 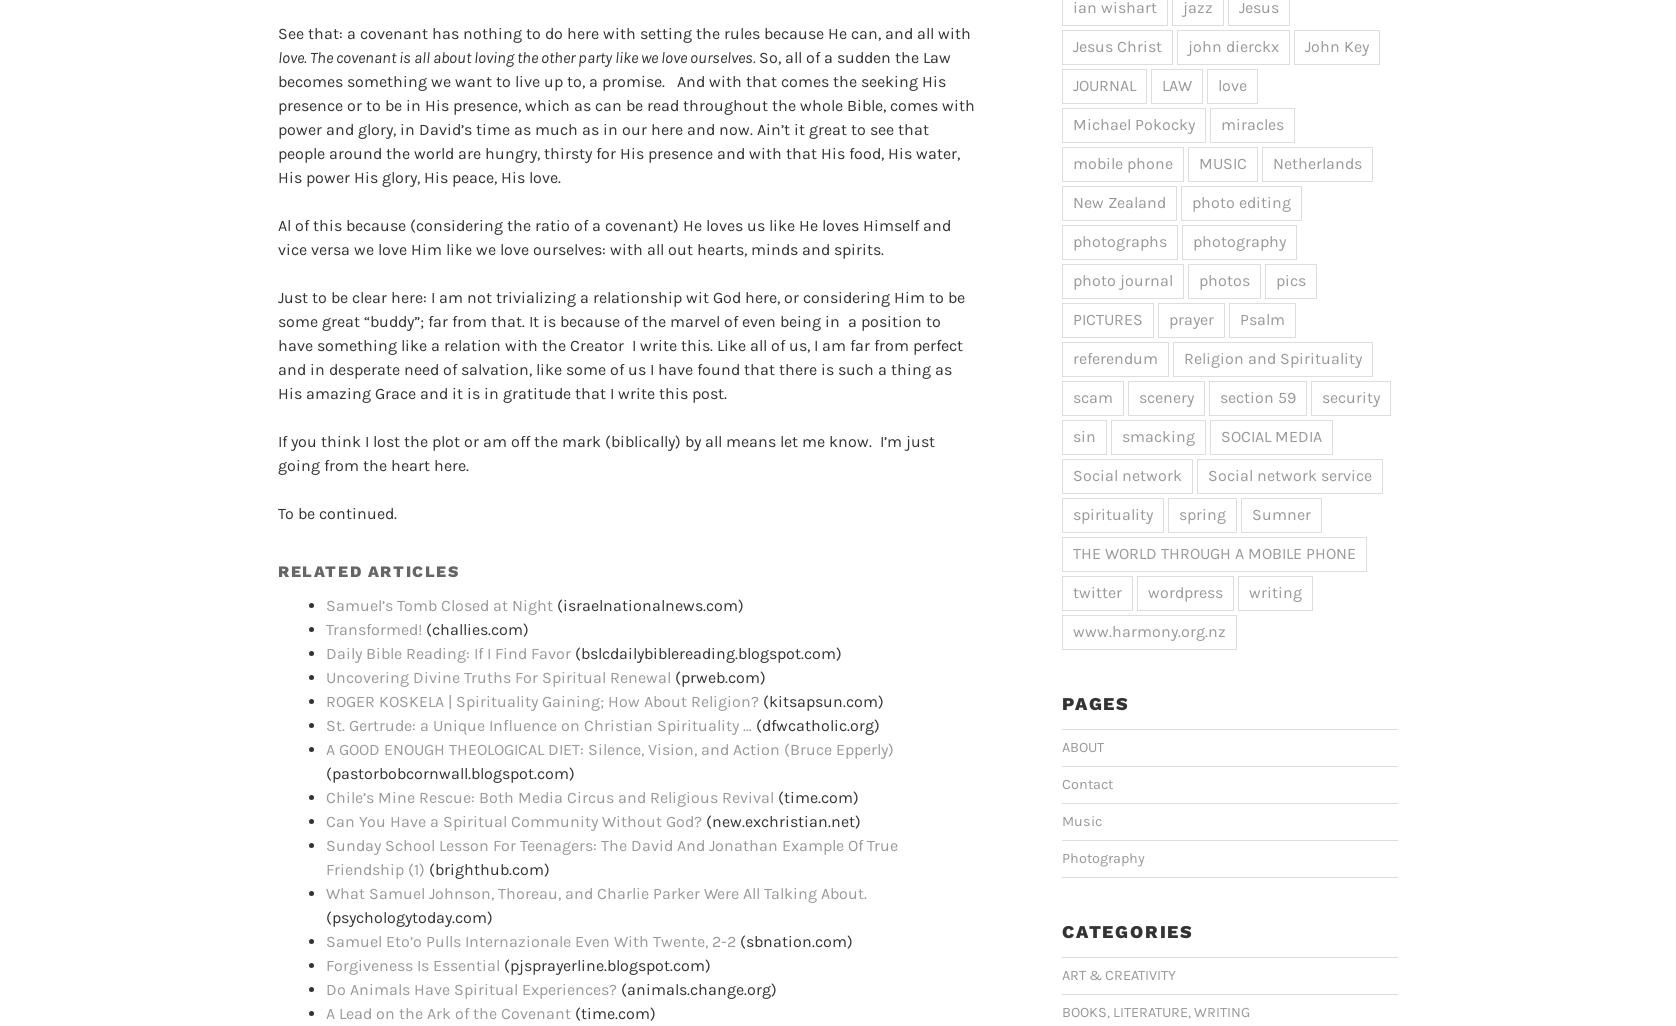 What do you see at coordinates (1240, 200) in the screenshot?
I see `'photo editing'` at bounding box center [1240, 200].